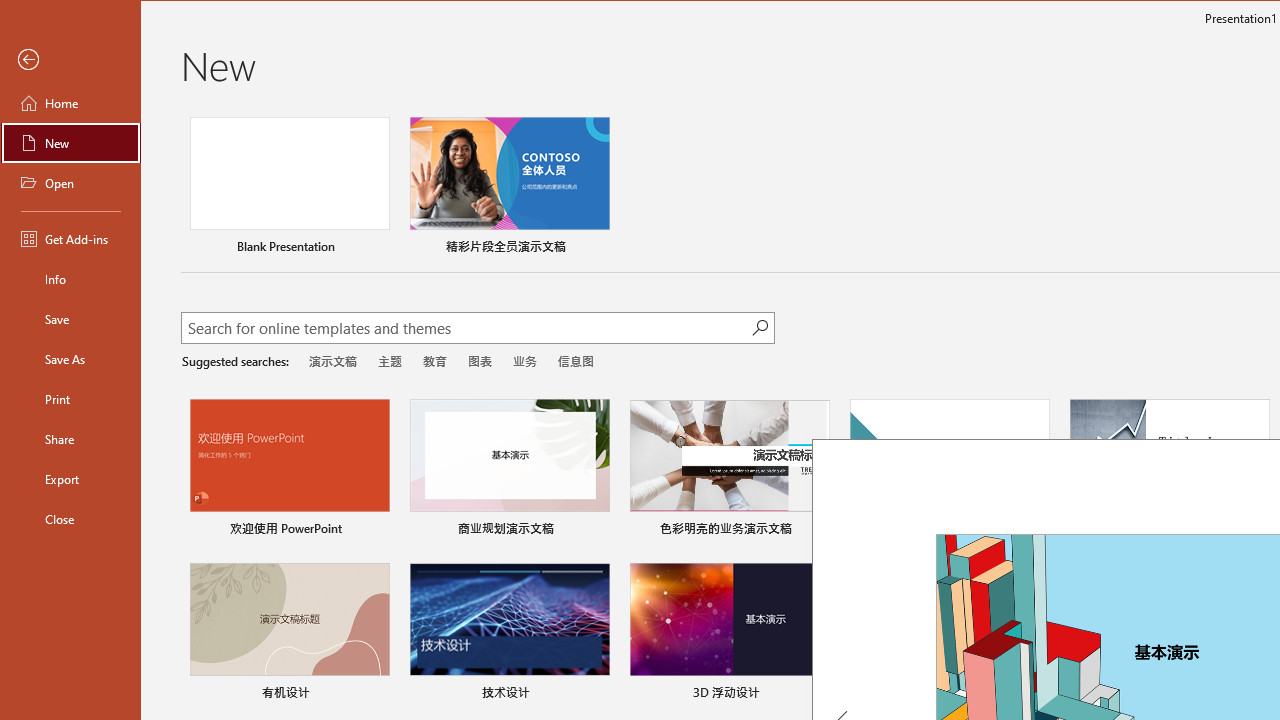 This screenshot has height=720, width=1280. Describe the element at coordinates (71, 141) in the screenshot. I see `'New'` at that location.